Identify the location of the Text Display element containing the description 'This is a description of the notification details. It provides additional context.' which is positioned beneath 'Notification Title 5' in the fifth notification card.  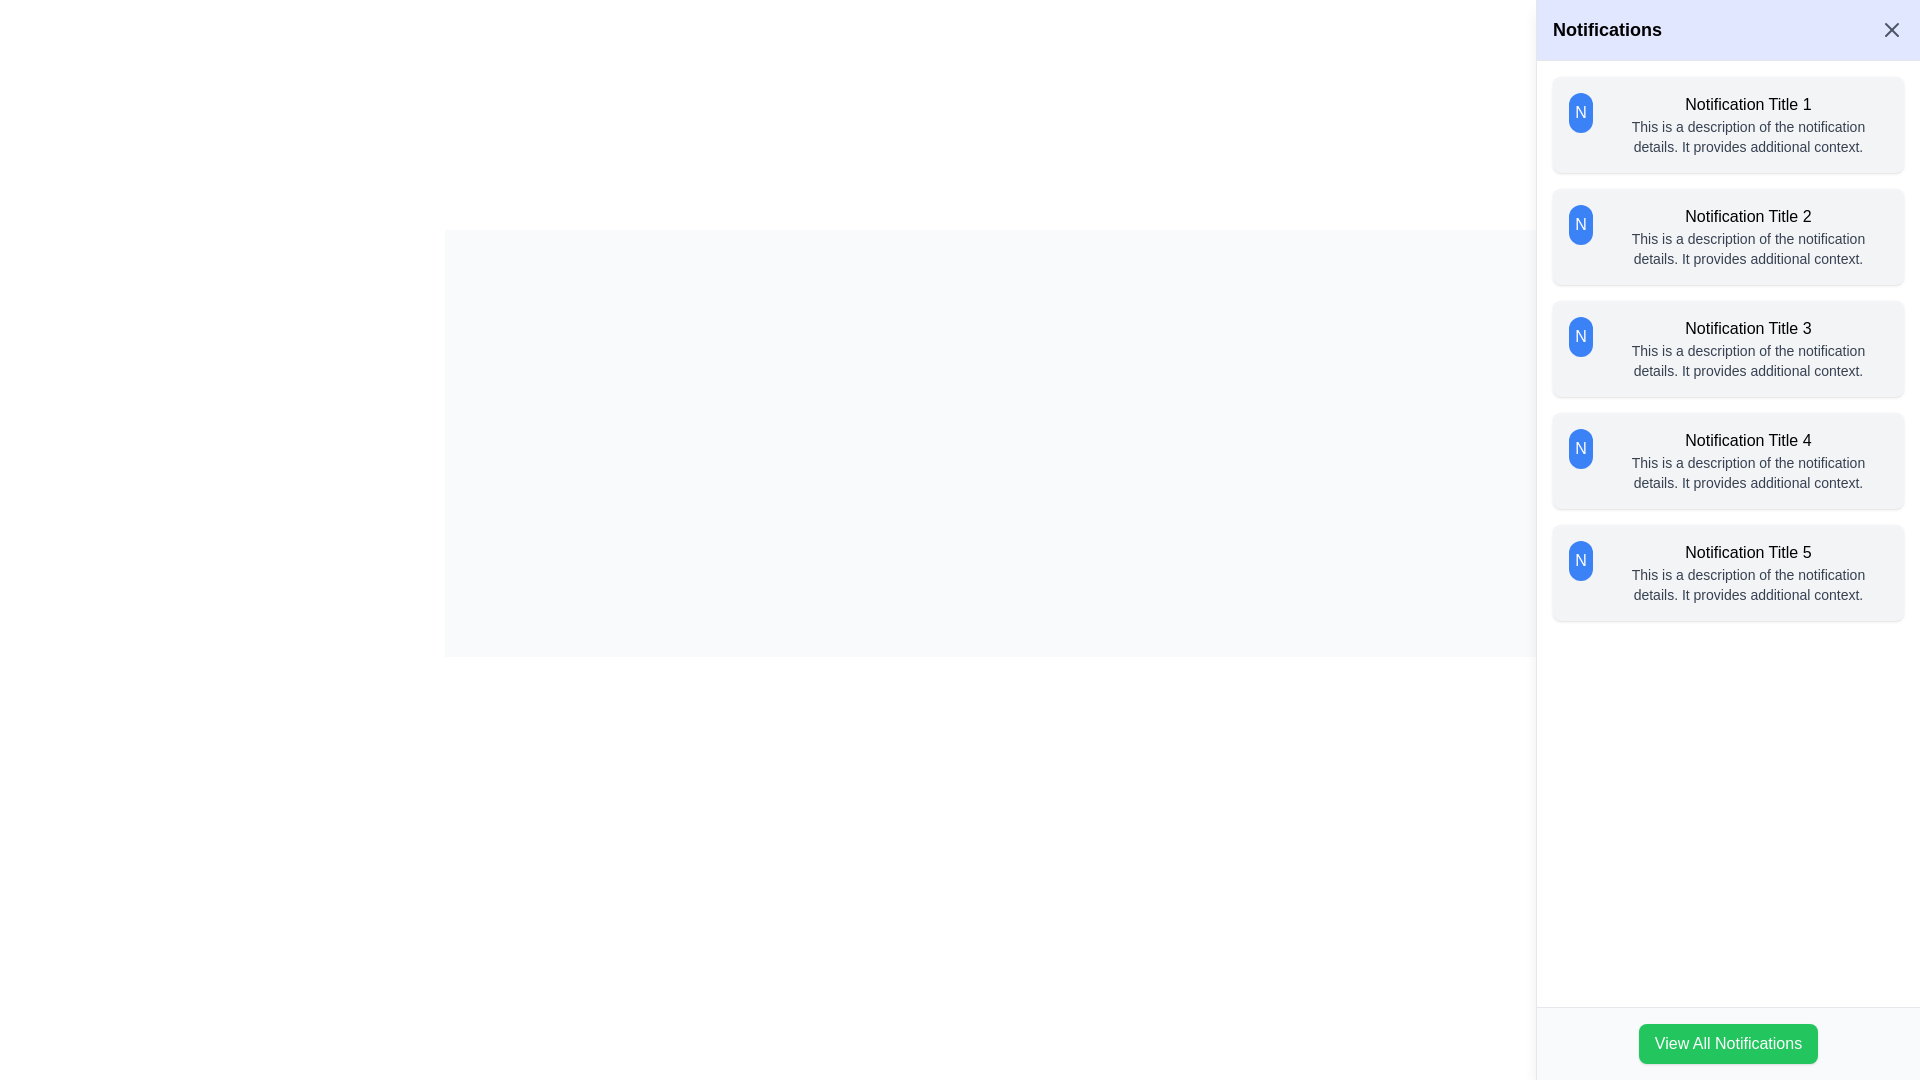
(1747, 585).